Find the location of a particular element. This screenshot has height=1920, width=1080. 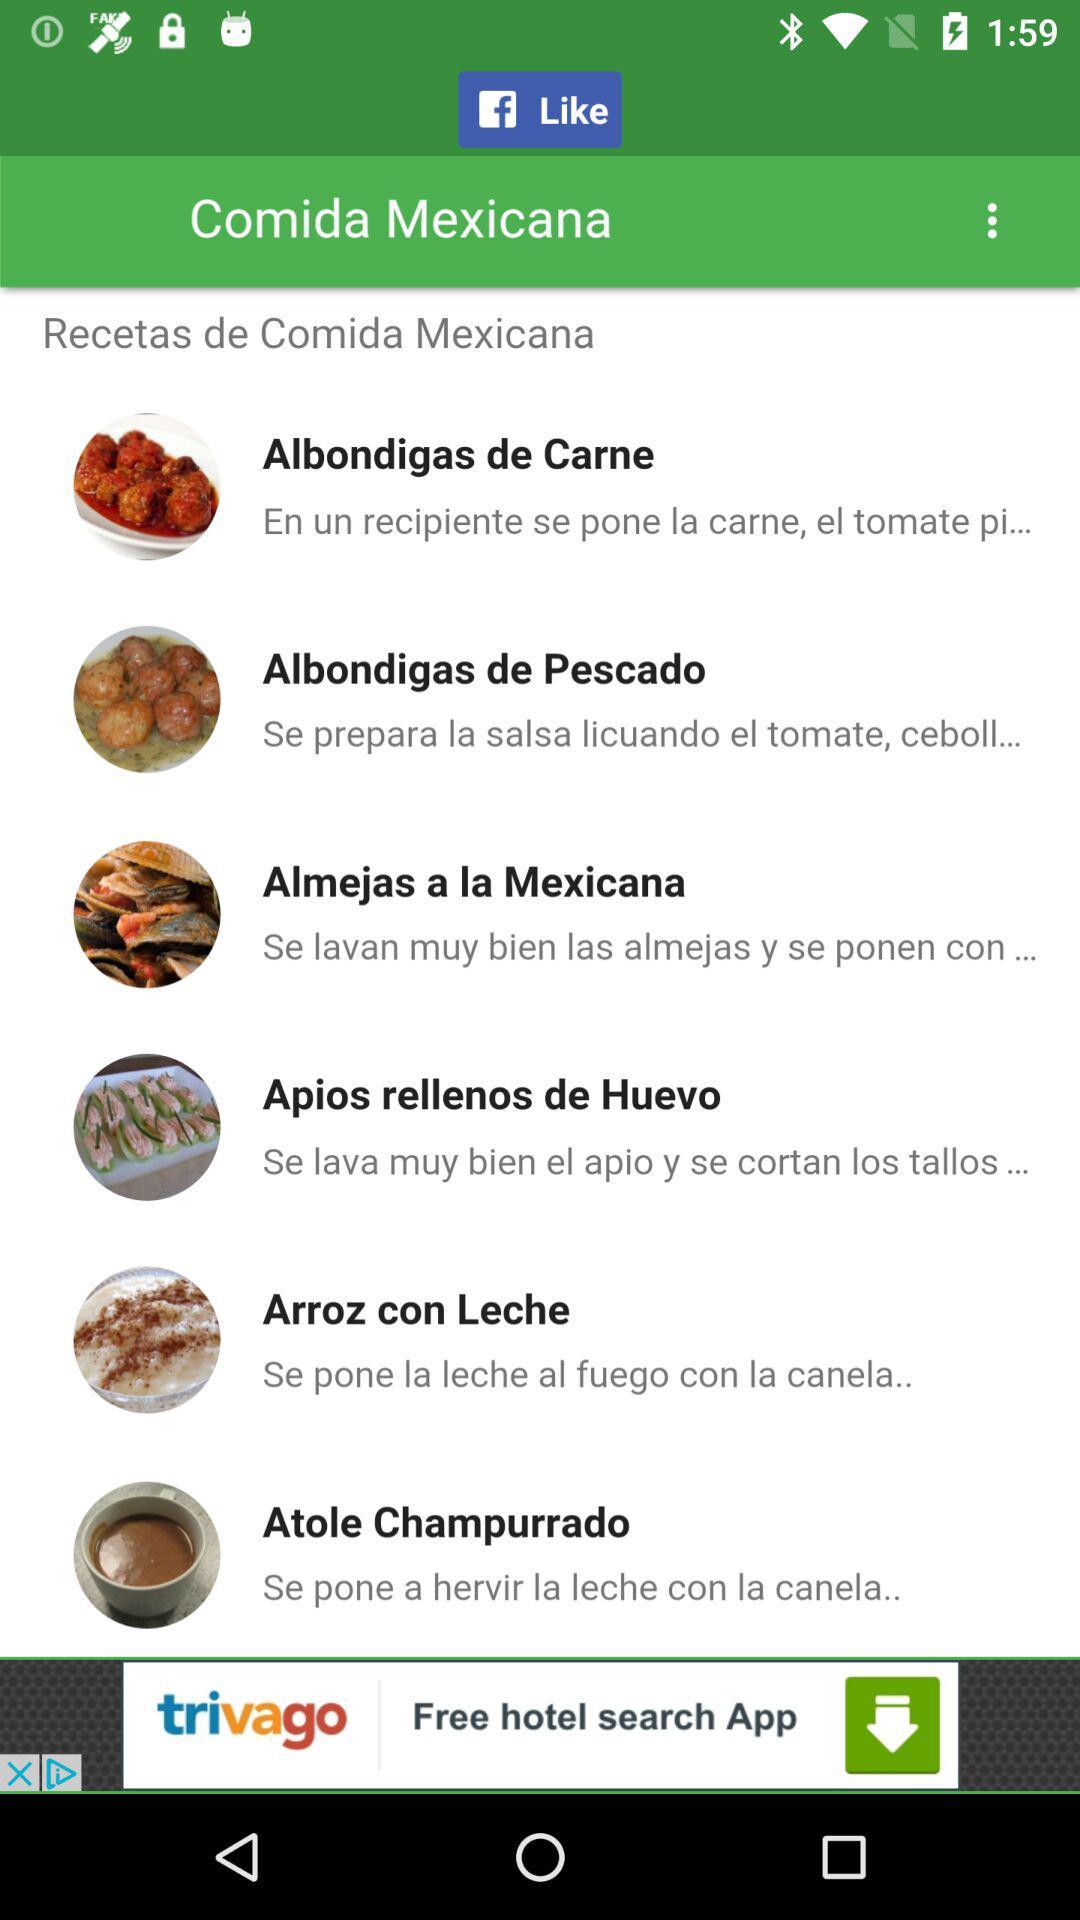

advertisement is located at coordinates (540, 1724).